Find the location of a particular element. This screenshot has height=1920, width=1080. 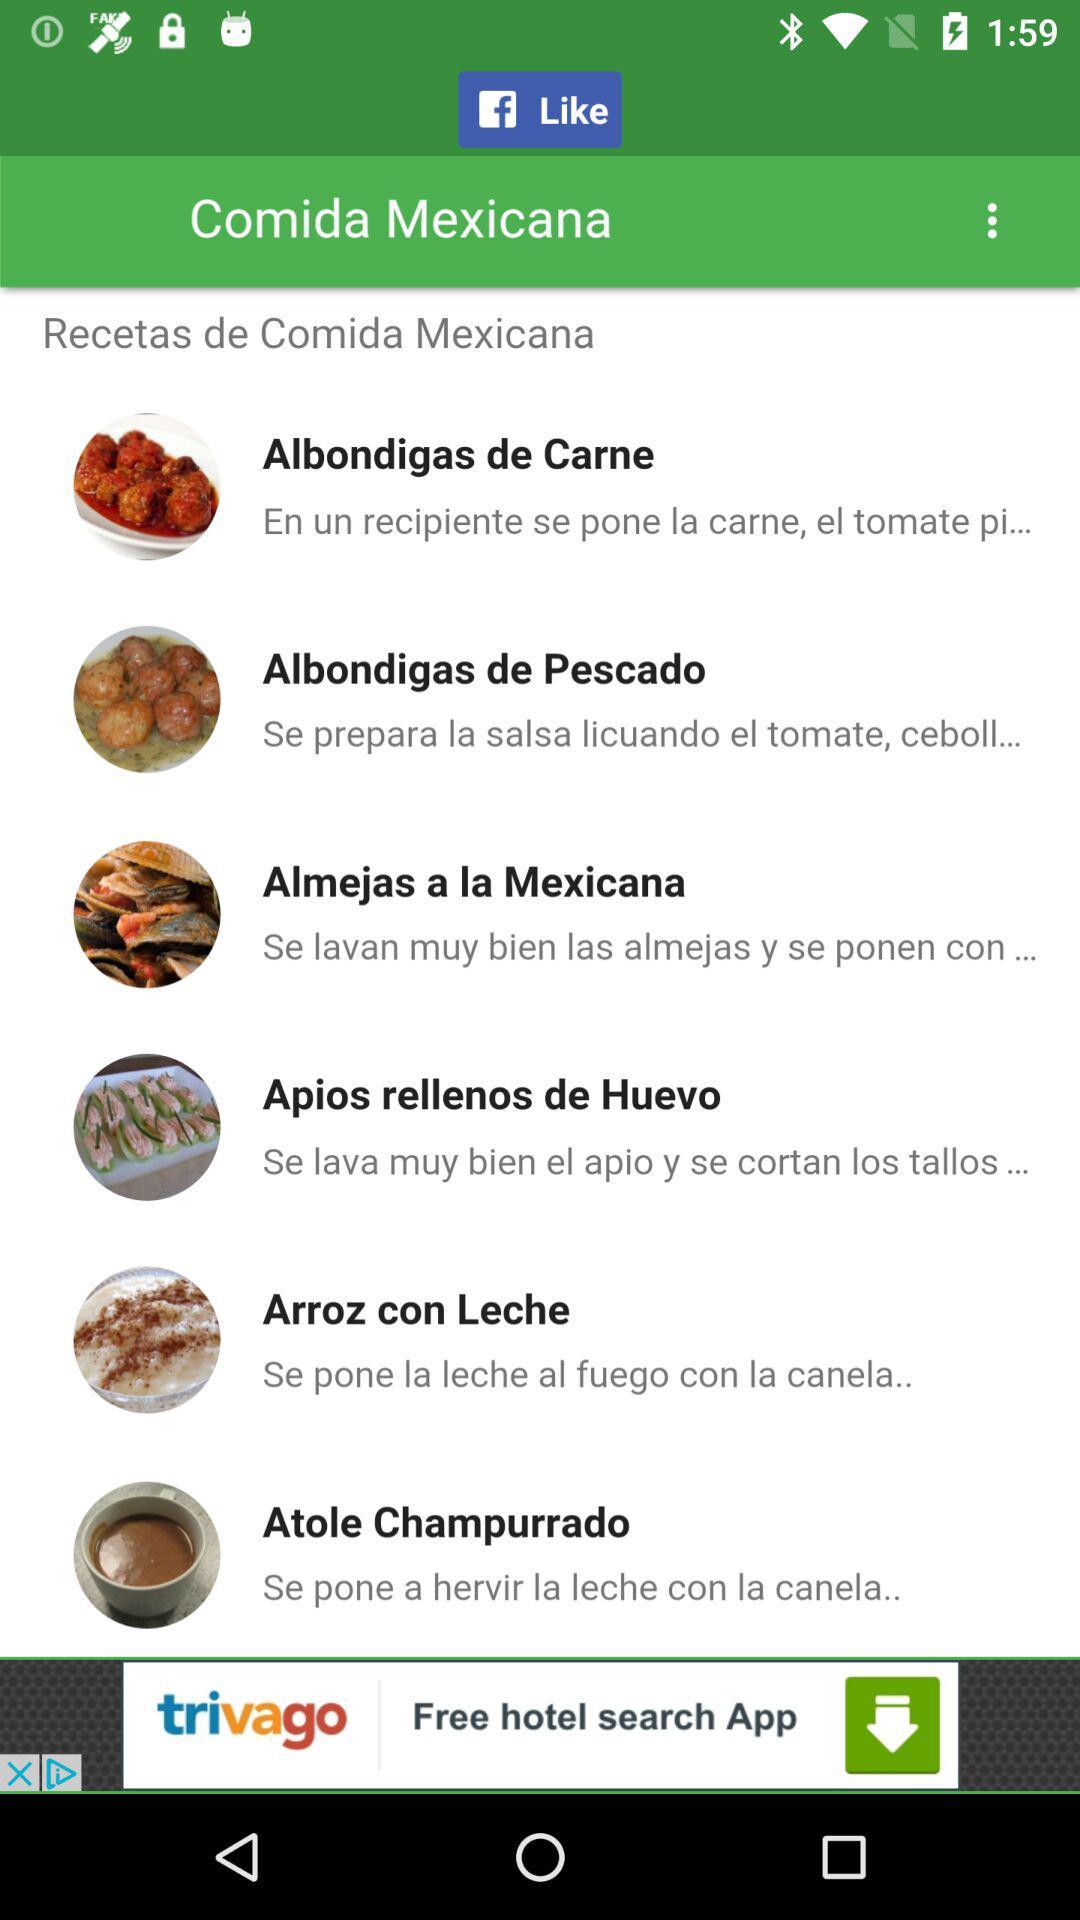

advertisement is located at coordinates (540, 1724).